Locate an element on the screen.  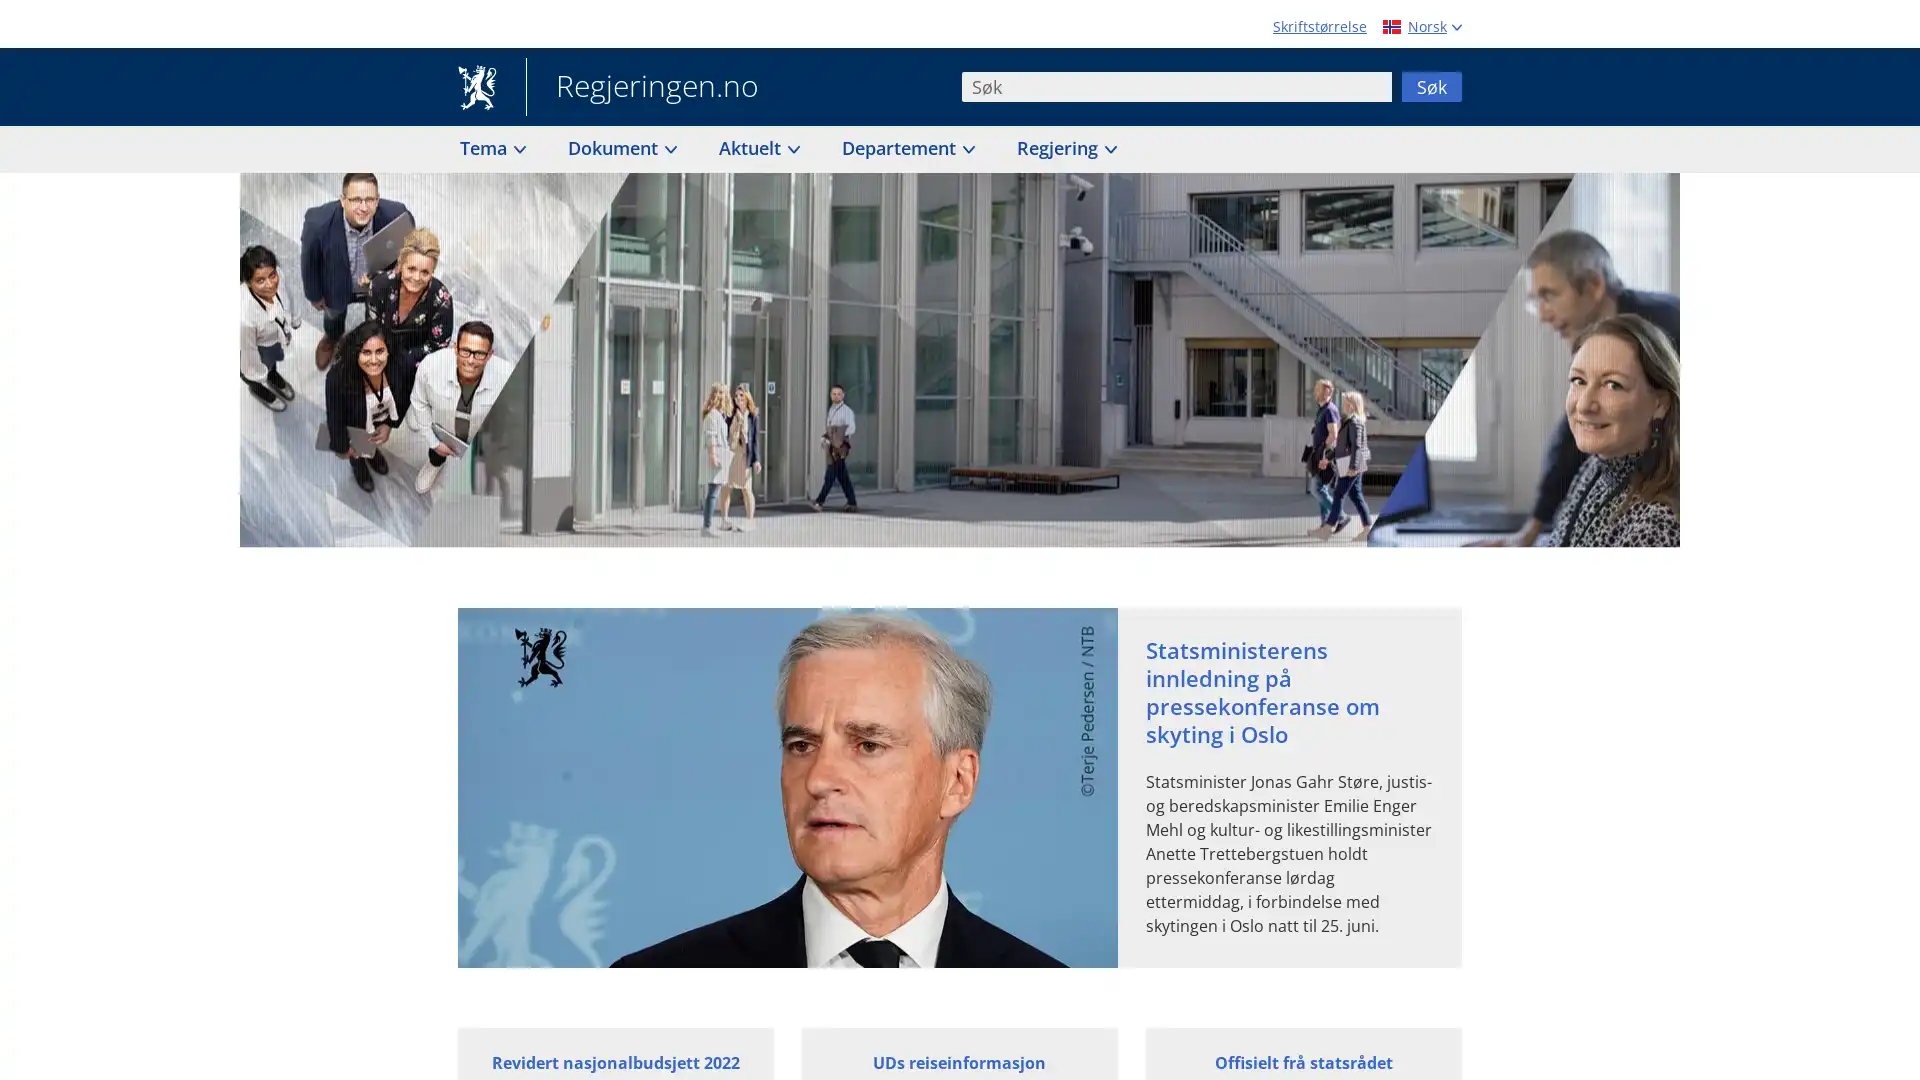
Departement is located at coordinates (906, 147).